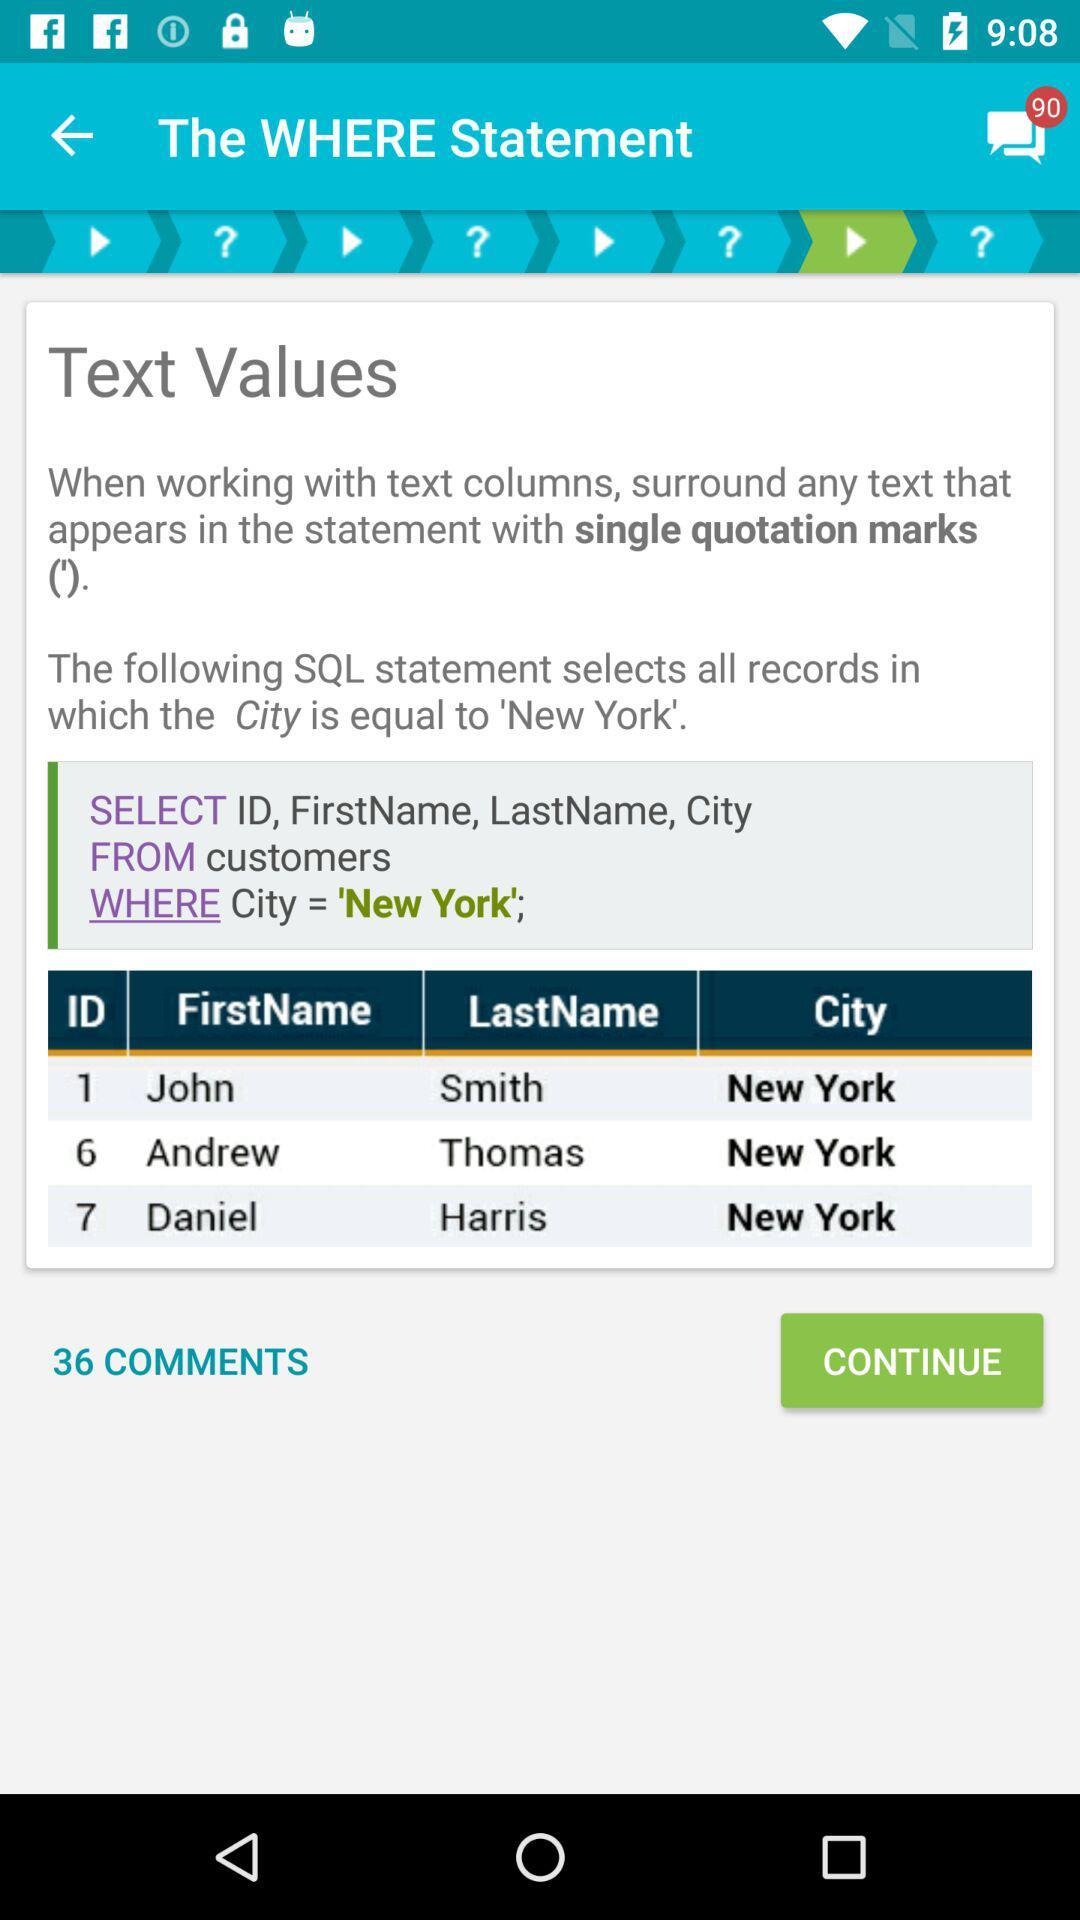 This screenshot has width=1080, height=1920. Describe the element at coordinates (350, 240) in the screenshot. I see `play` at that location.